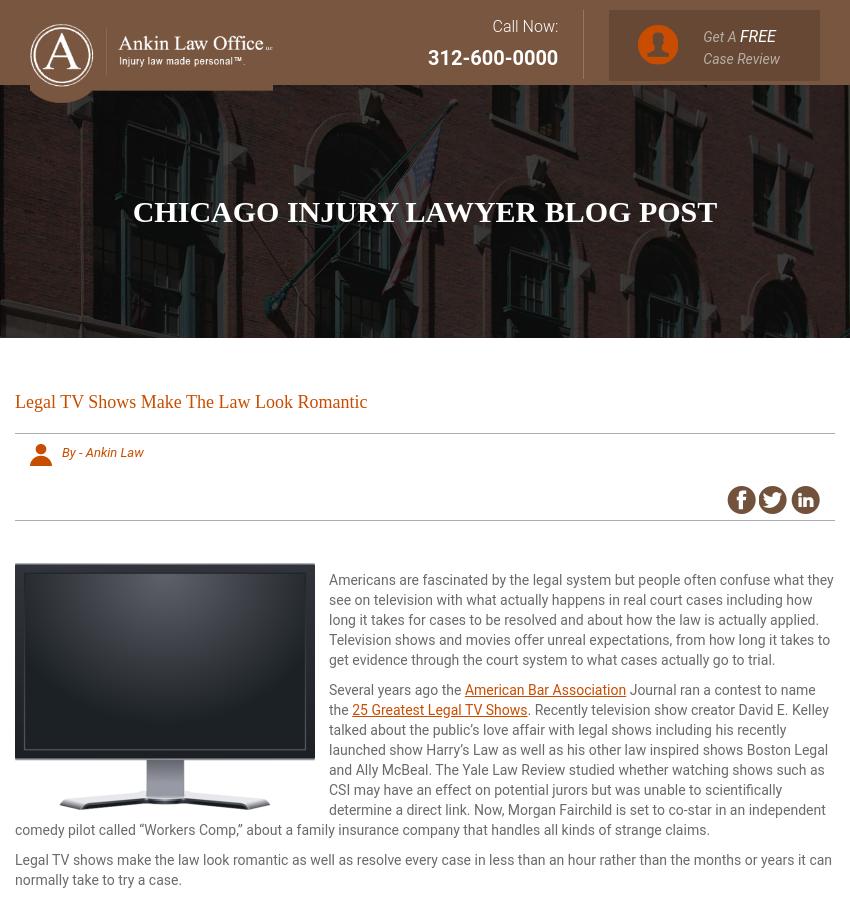 The height and width of the screenshot is (898, 850). What do you see at coordinates (438, 708) in the screenshot?
I see `'25 Greatest Legal TV Shows'` at bounding box center [438, 708].